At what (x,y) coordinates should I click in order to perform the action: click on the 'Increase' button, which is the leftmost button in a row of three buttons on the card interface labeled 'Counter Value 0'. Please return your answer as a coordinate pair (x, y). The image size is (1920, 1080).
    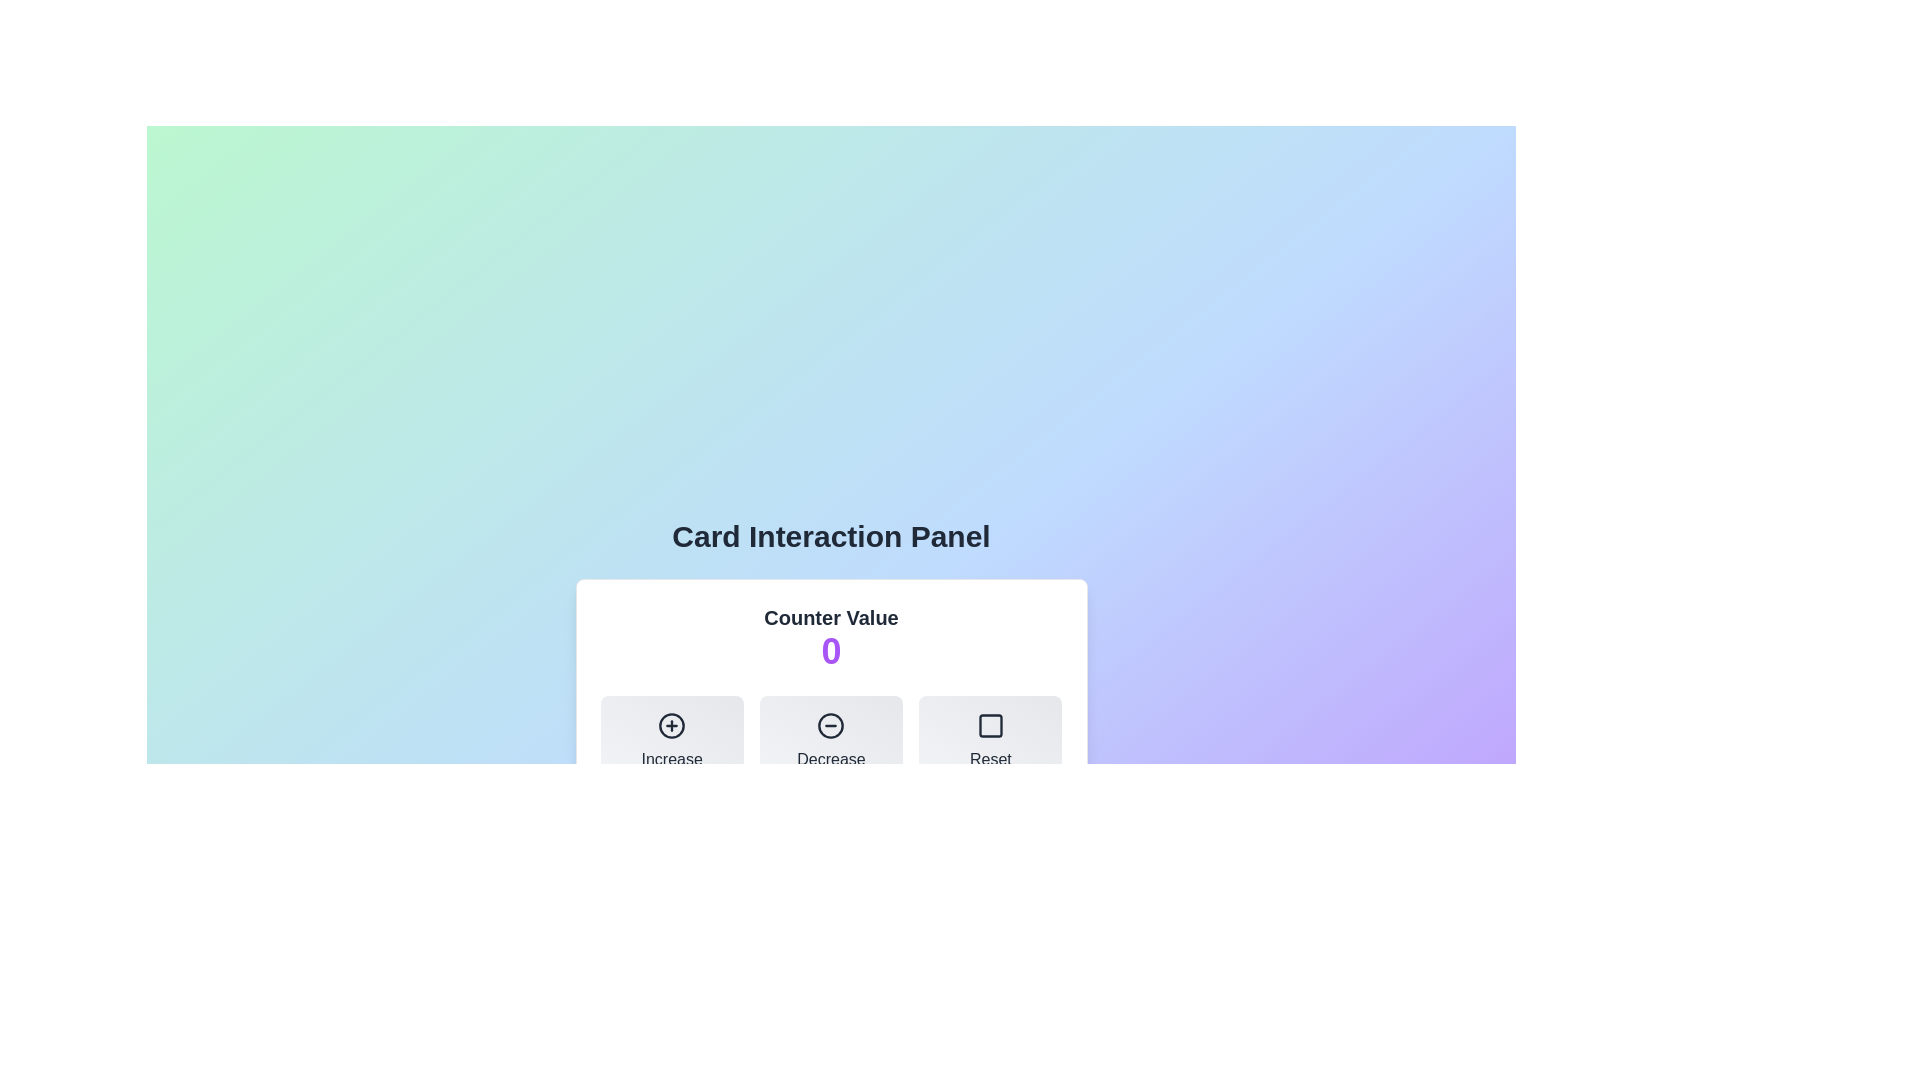
    Looking at the image, I should click on (672, 741).